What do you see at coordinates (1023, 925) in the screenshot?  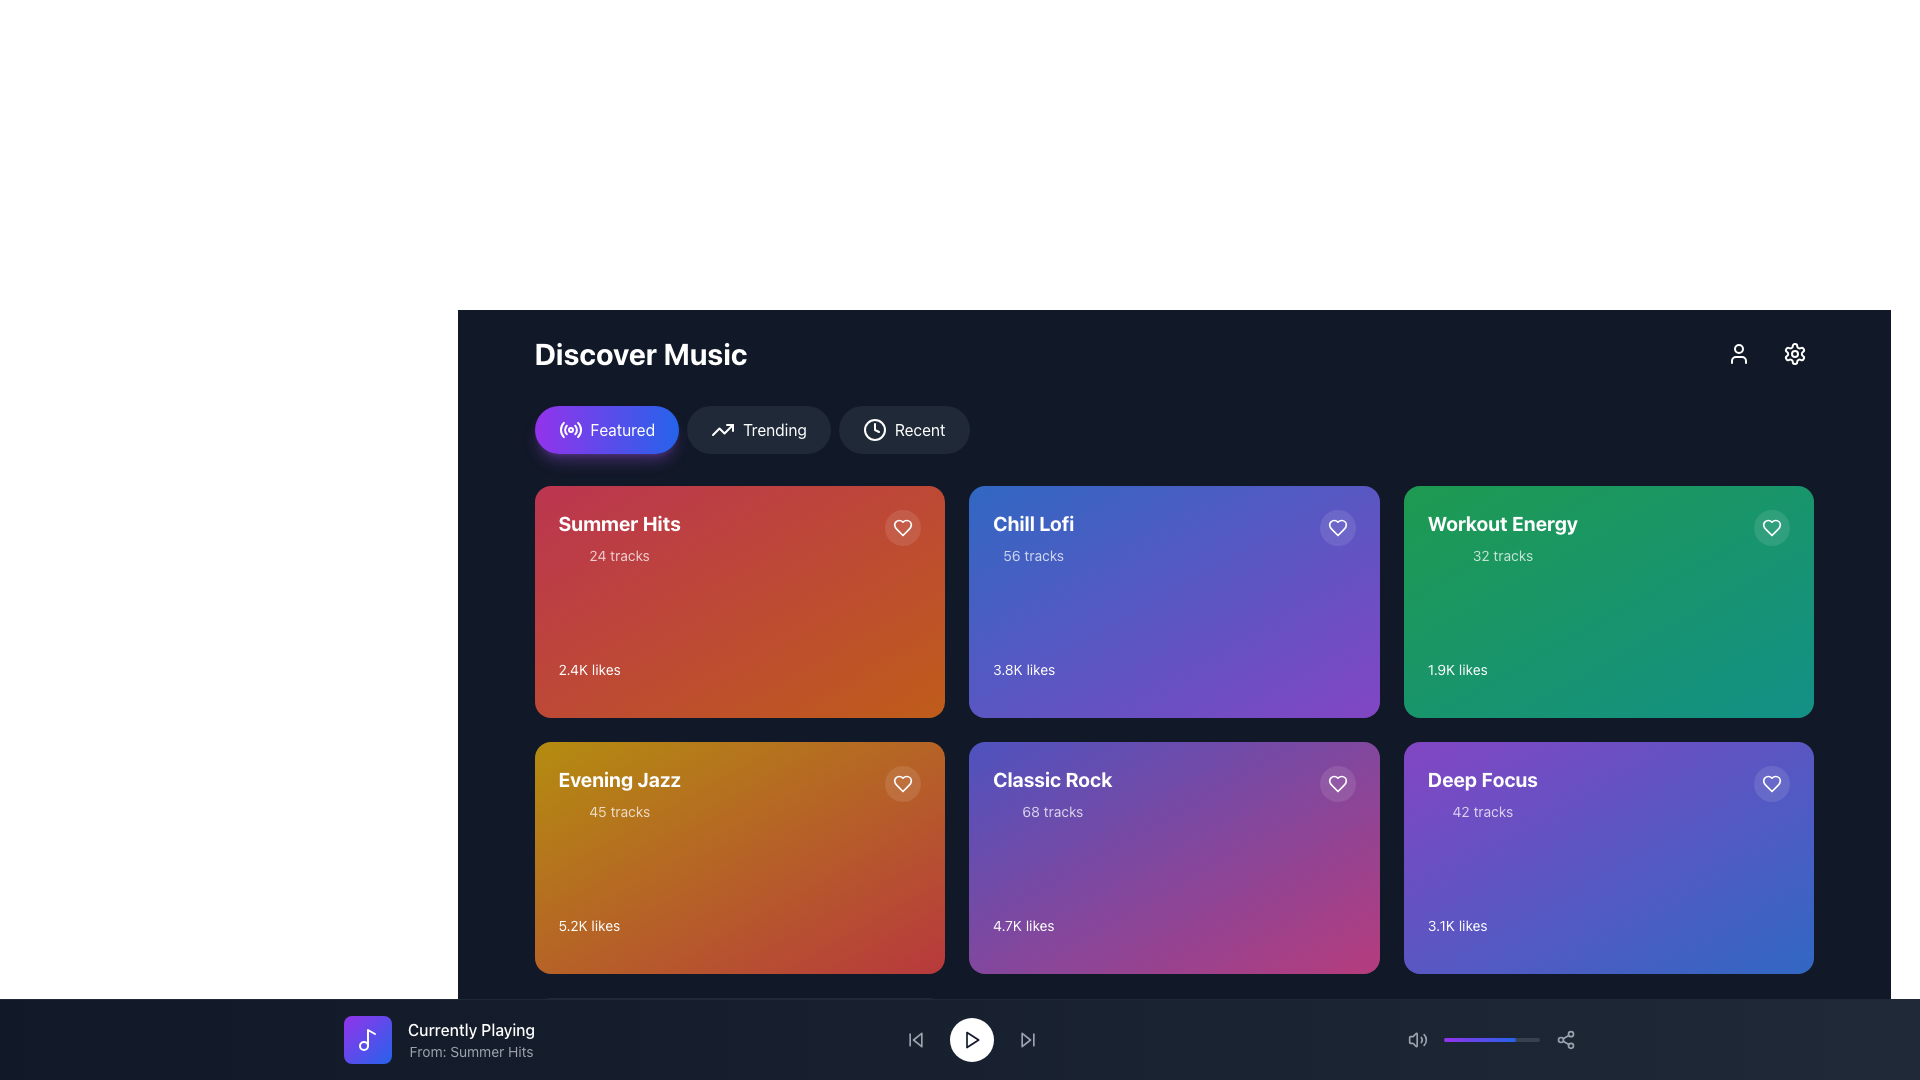 I see `the text label displaying the number of likes for the 'Classic Rock' card, located at the bottom center of the card in the 'Discover Music' section` at bounding box center [1023, 925].